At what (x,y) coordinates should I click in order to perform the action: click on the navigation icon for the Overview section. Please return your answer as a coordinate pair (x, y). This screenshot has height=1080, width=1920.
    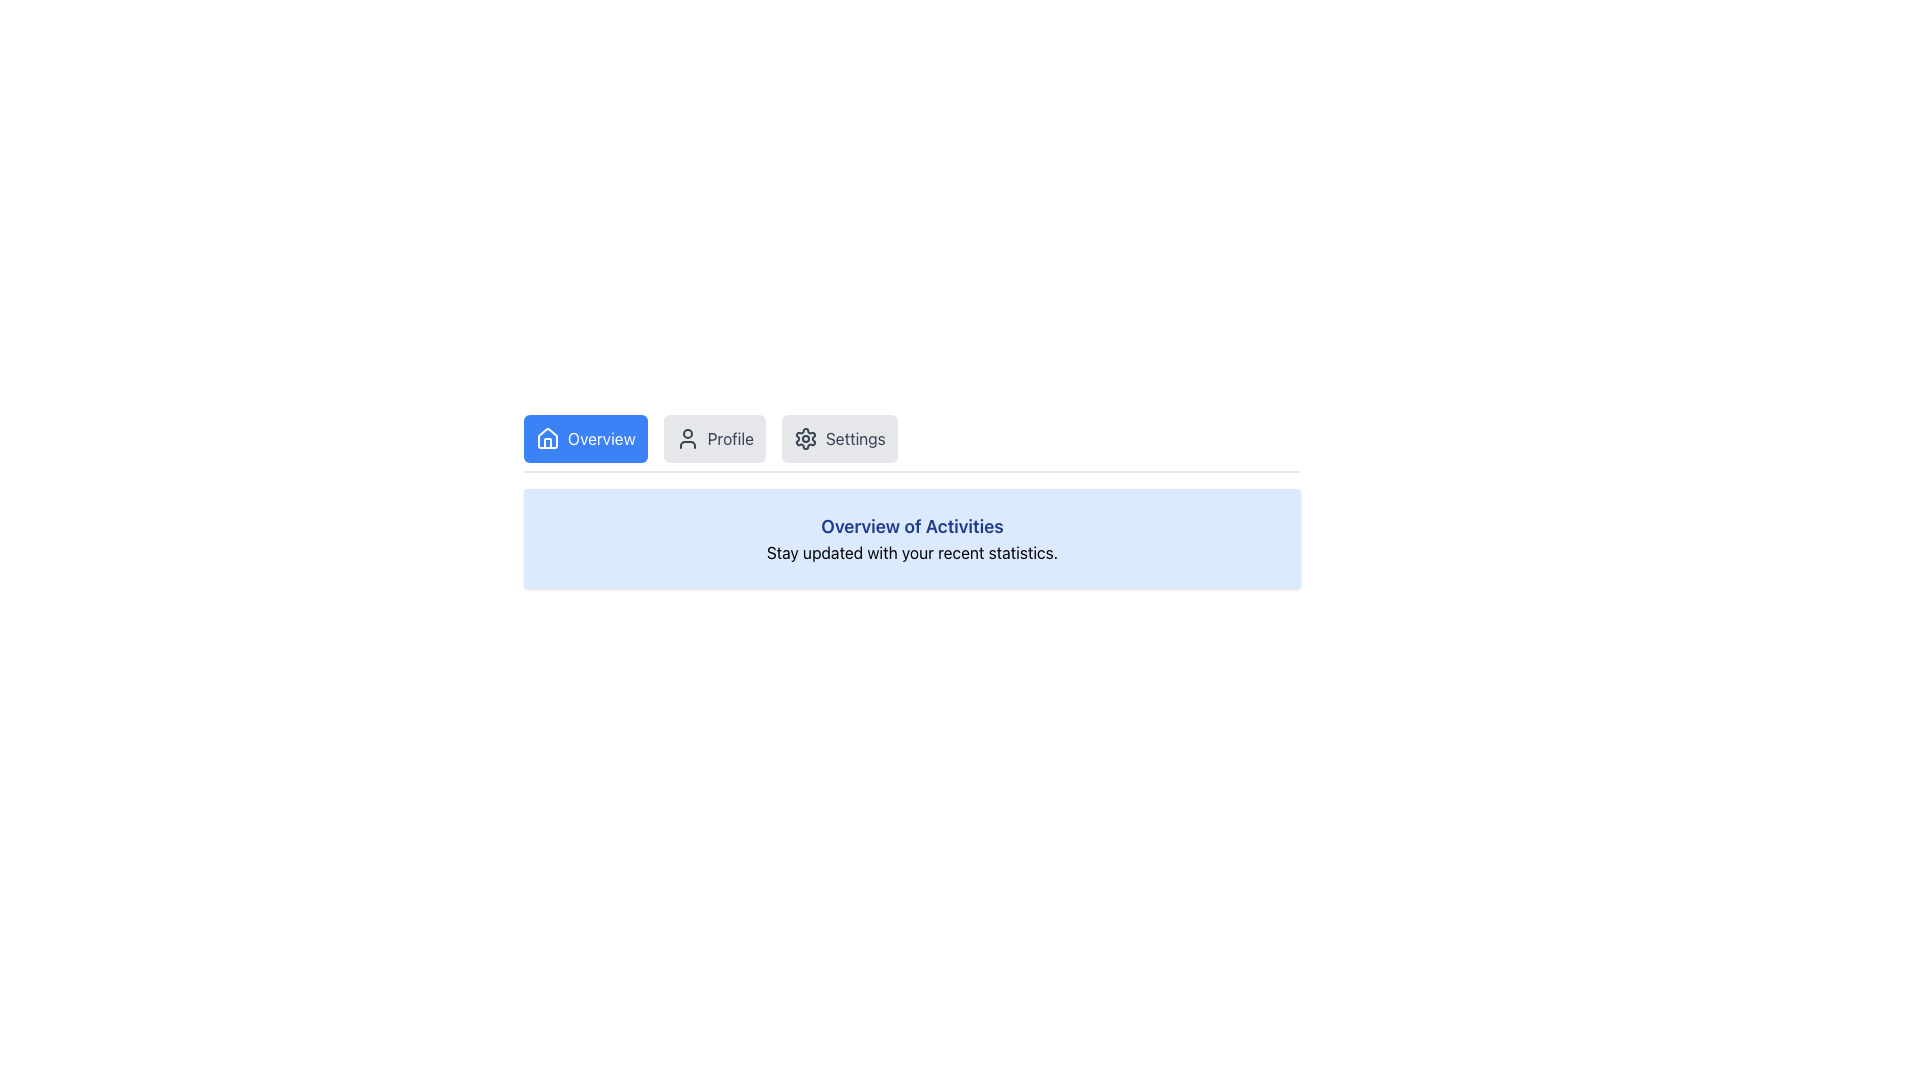
    Looking at the image, I should click on (547, 438).